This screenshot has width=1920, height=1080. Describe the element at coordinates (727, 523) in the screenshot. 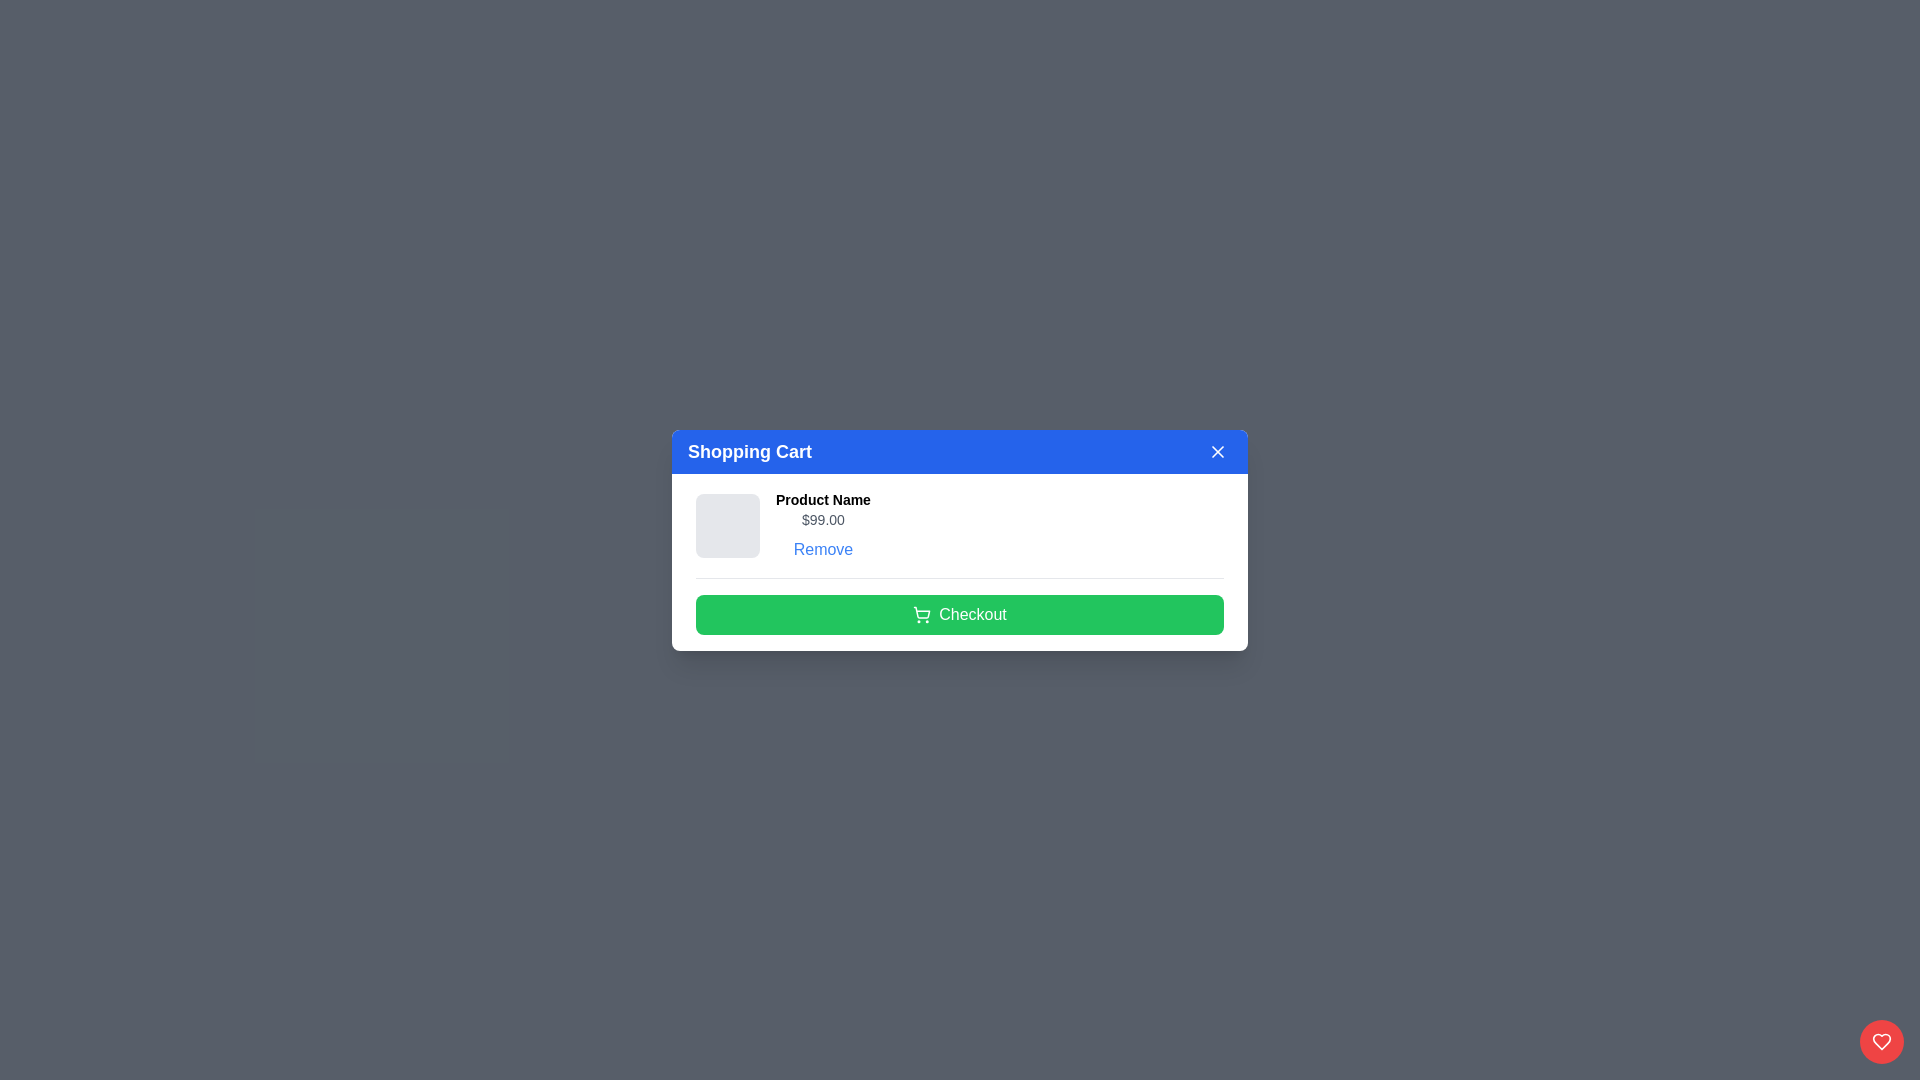

I see `the Static display box in the shopping cart interface, which serves as a visual representation of the product image` at that location.